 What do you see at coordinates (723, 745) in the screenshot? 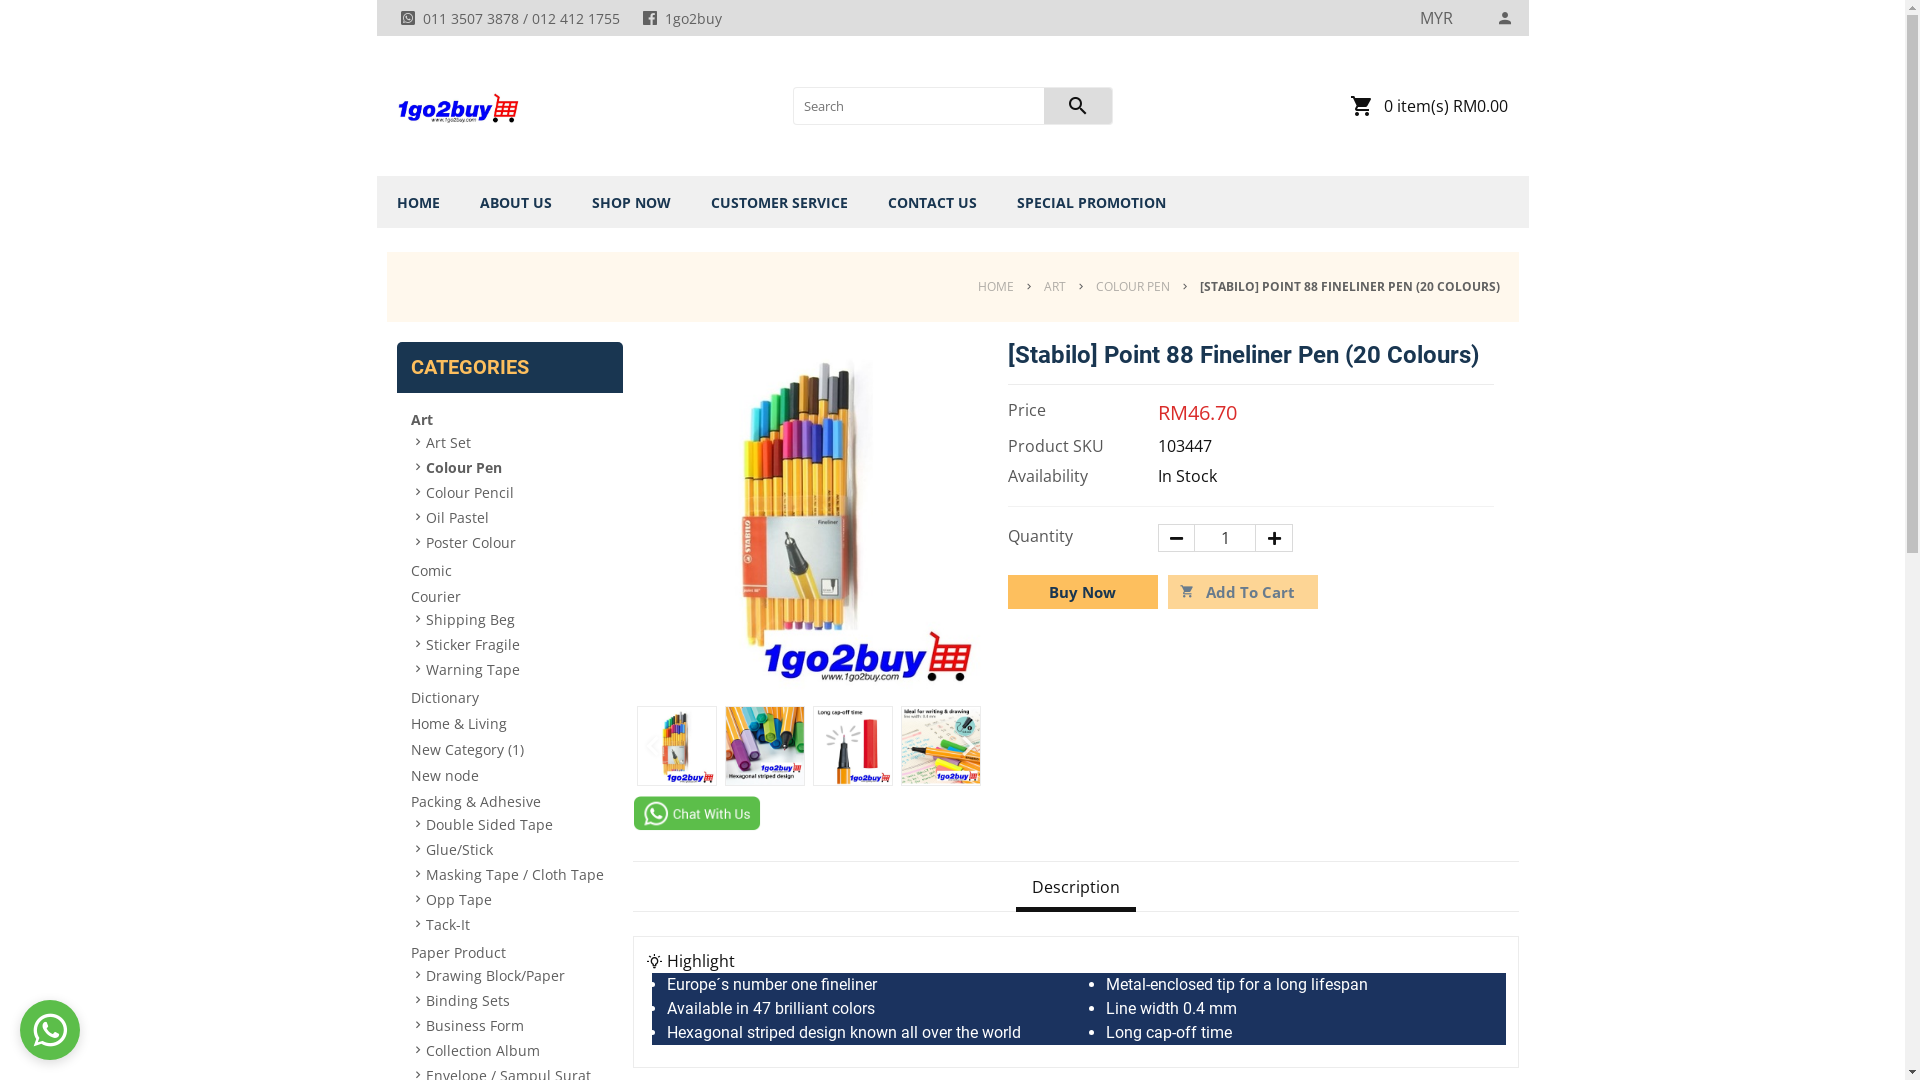
I see `' [Stabilo] Point 88 Fineliner Pen (20 Colours)'` at bounding box center [723, 745].